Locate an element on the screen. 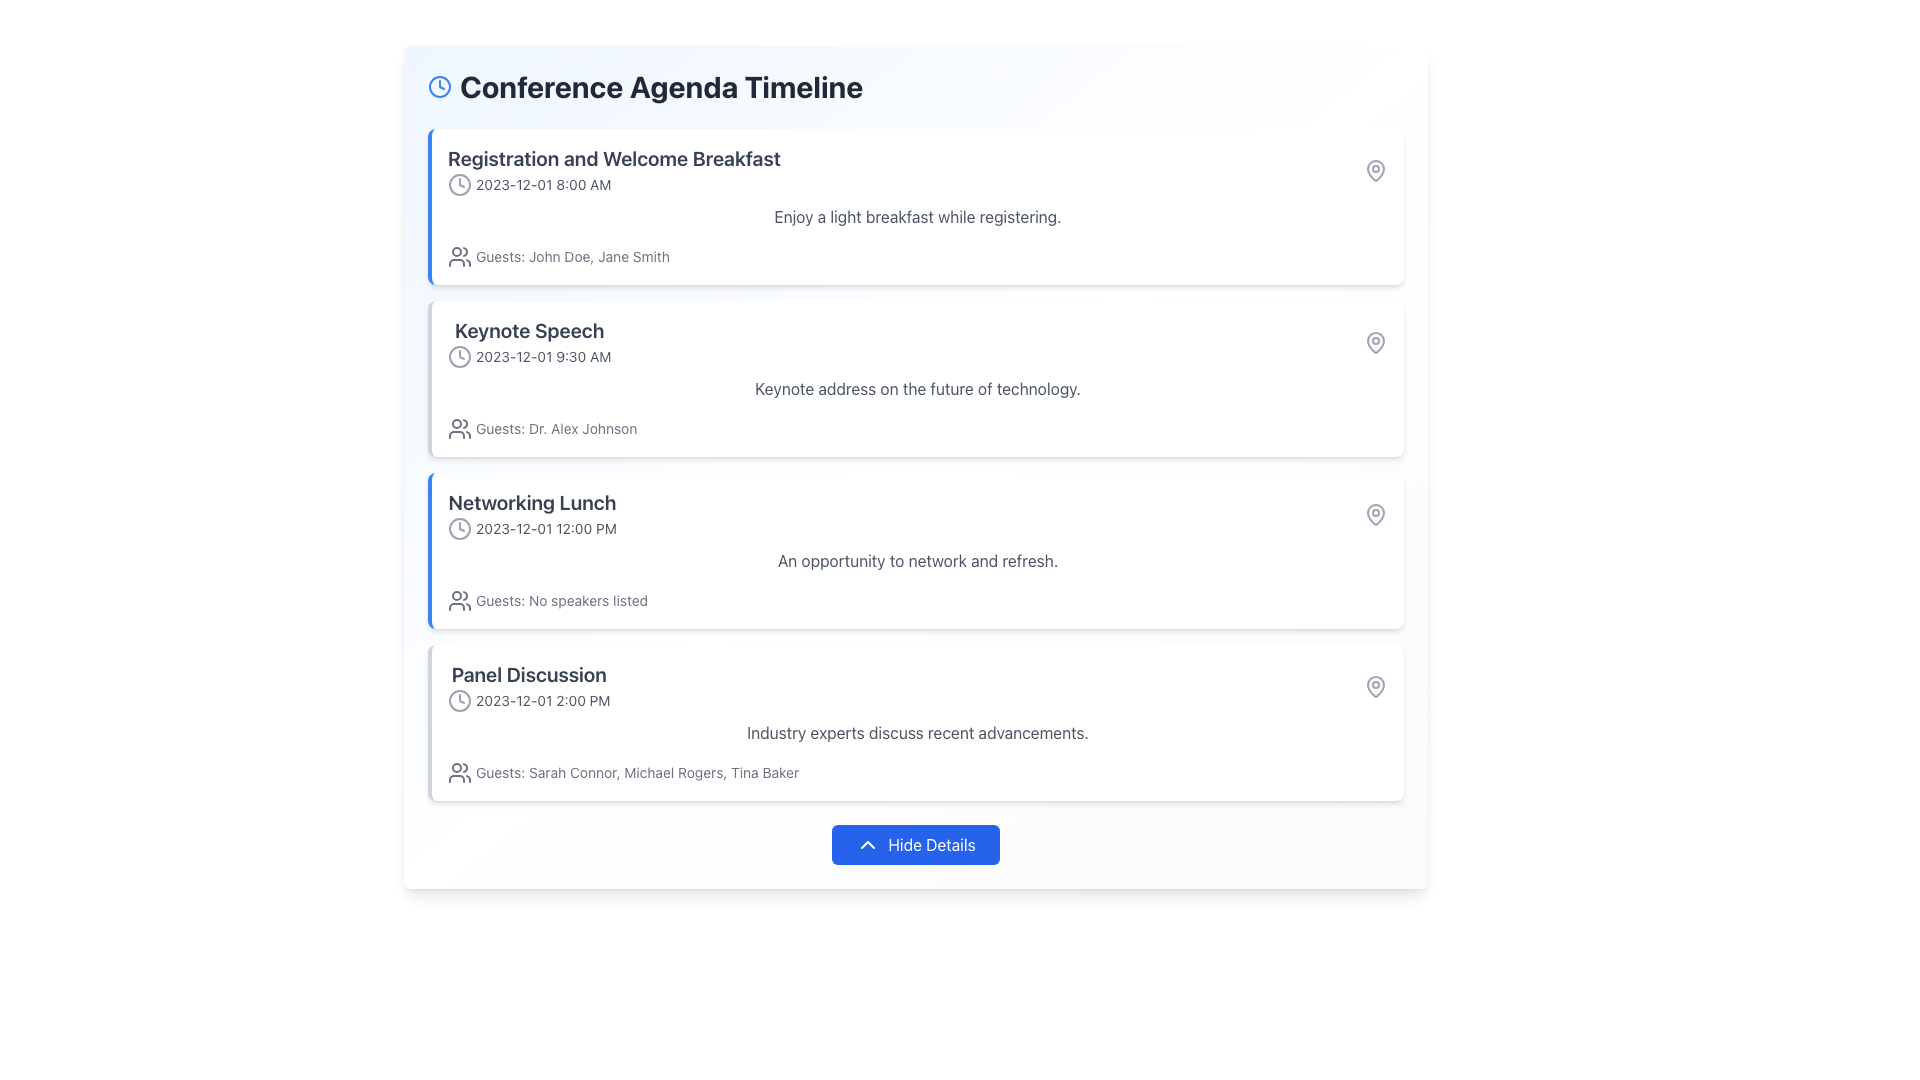  text providing additional details about the 'Registration and Welcome Breakfast' agenda item, which describes the availability of a light breakfast during the registration process is located at coordinates (916, 216).